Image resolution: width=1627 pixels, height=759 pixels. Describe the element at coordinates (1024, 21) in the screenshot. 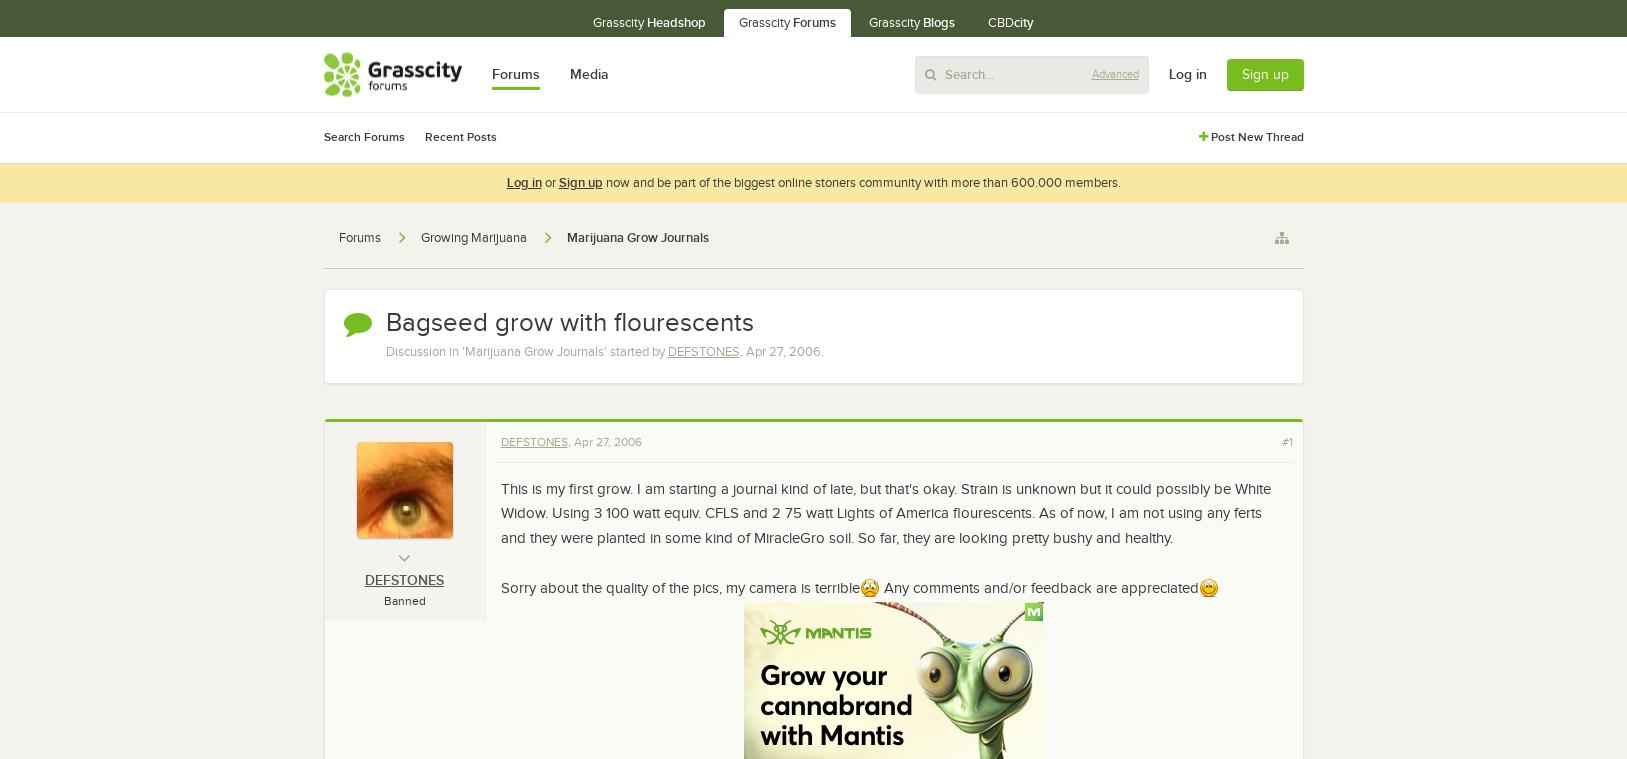

I see `'city'` at that location.